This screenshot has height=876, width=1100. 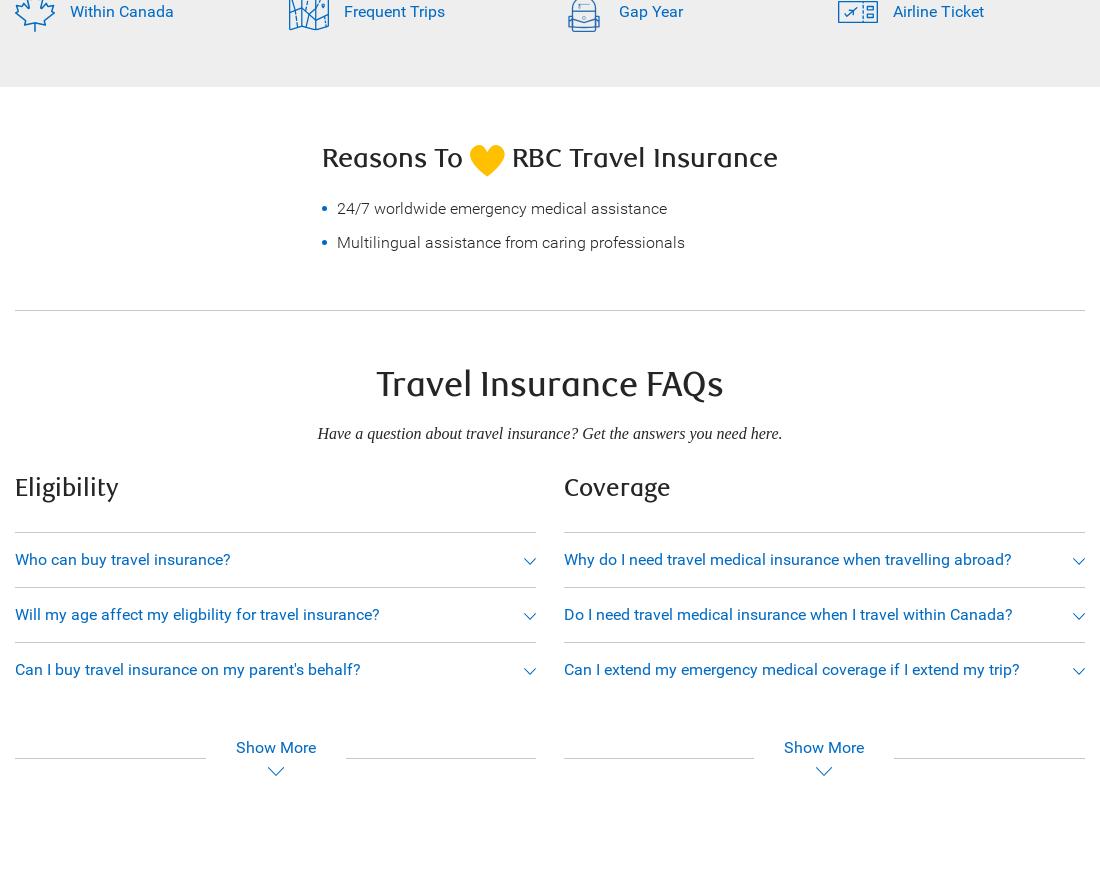 I want to click on 'Travel Insurance FAQs', so click(x=550, y=385).